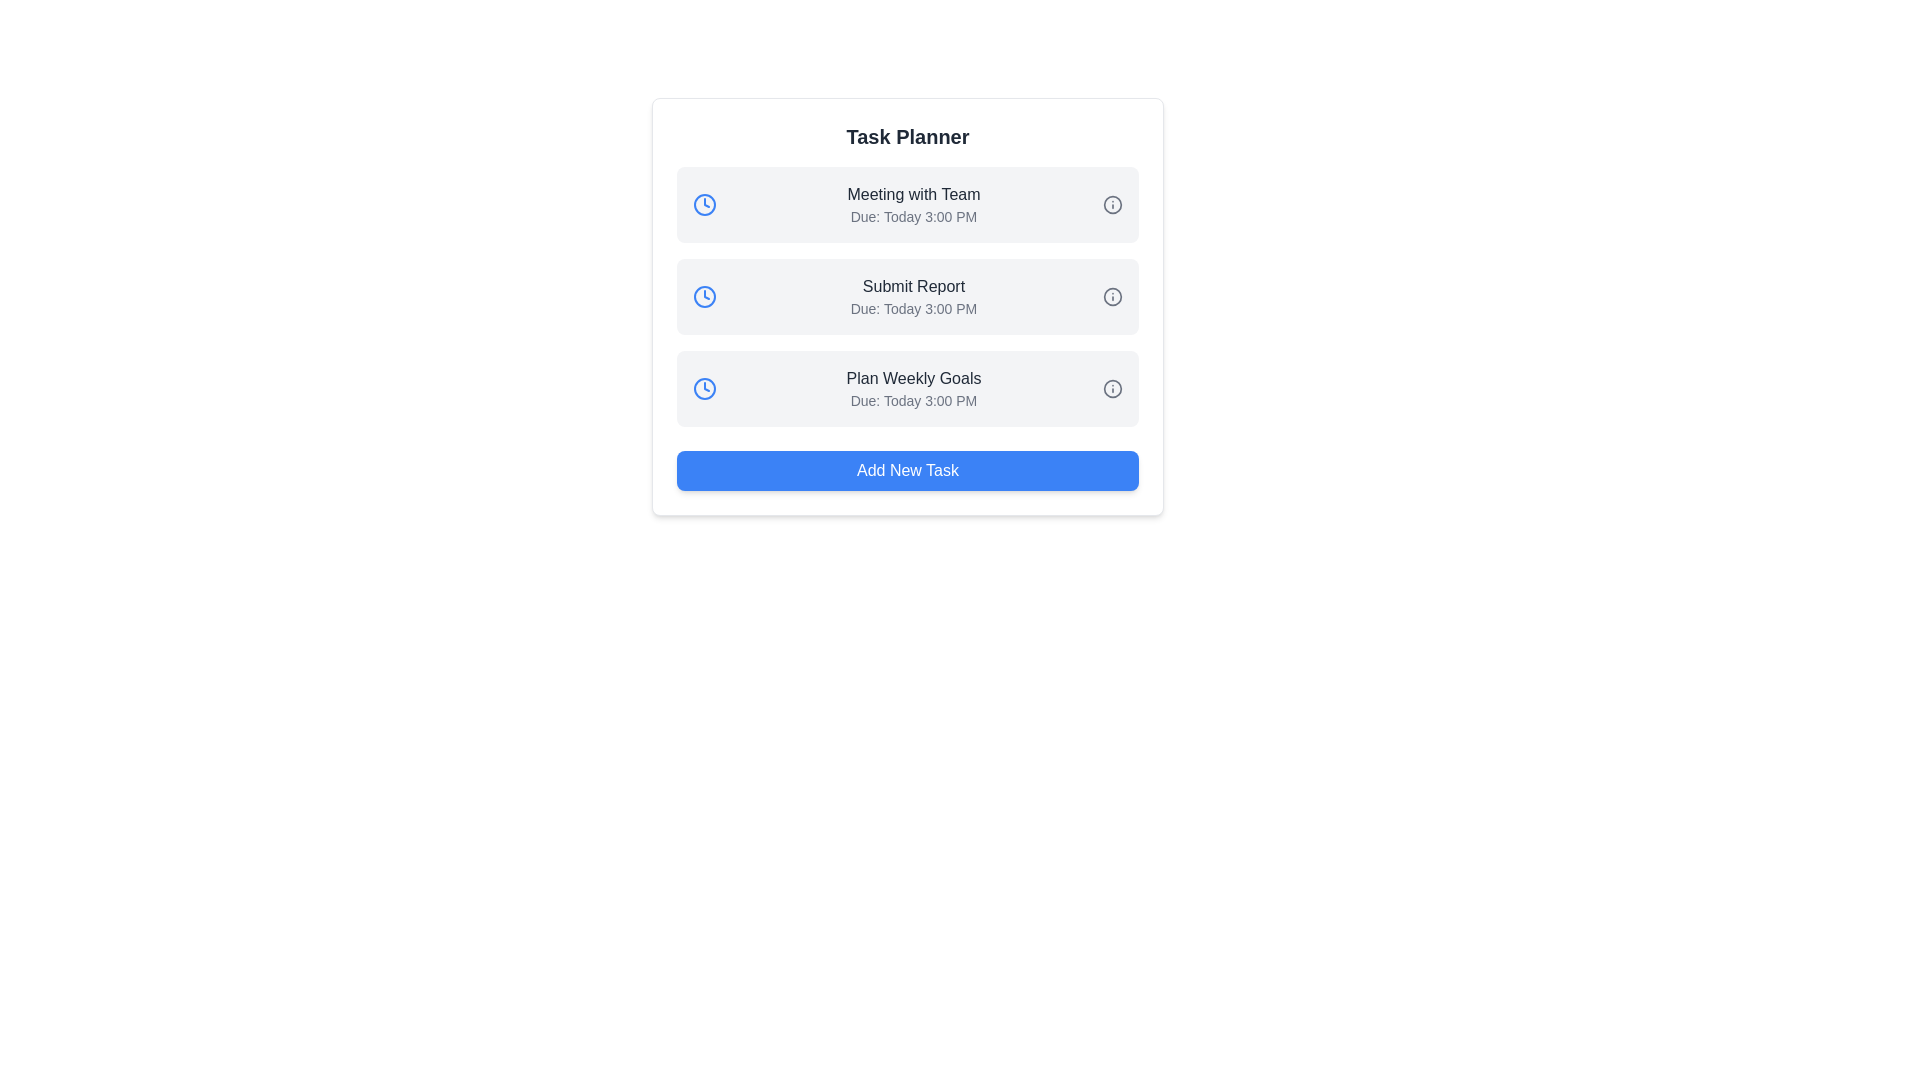  What do you see at coordinates (705, 389) in the screenshot?
I see `the circular background of the clock icon, which is located to the left of the 'Plan Weekly Goals' text in the third row of the 'Task Planner' interface` at bounding box center [705, 389].